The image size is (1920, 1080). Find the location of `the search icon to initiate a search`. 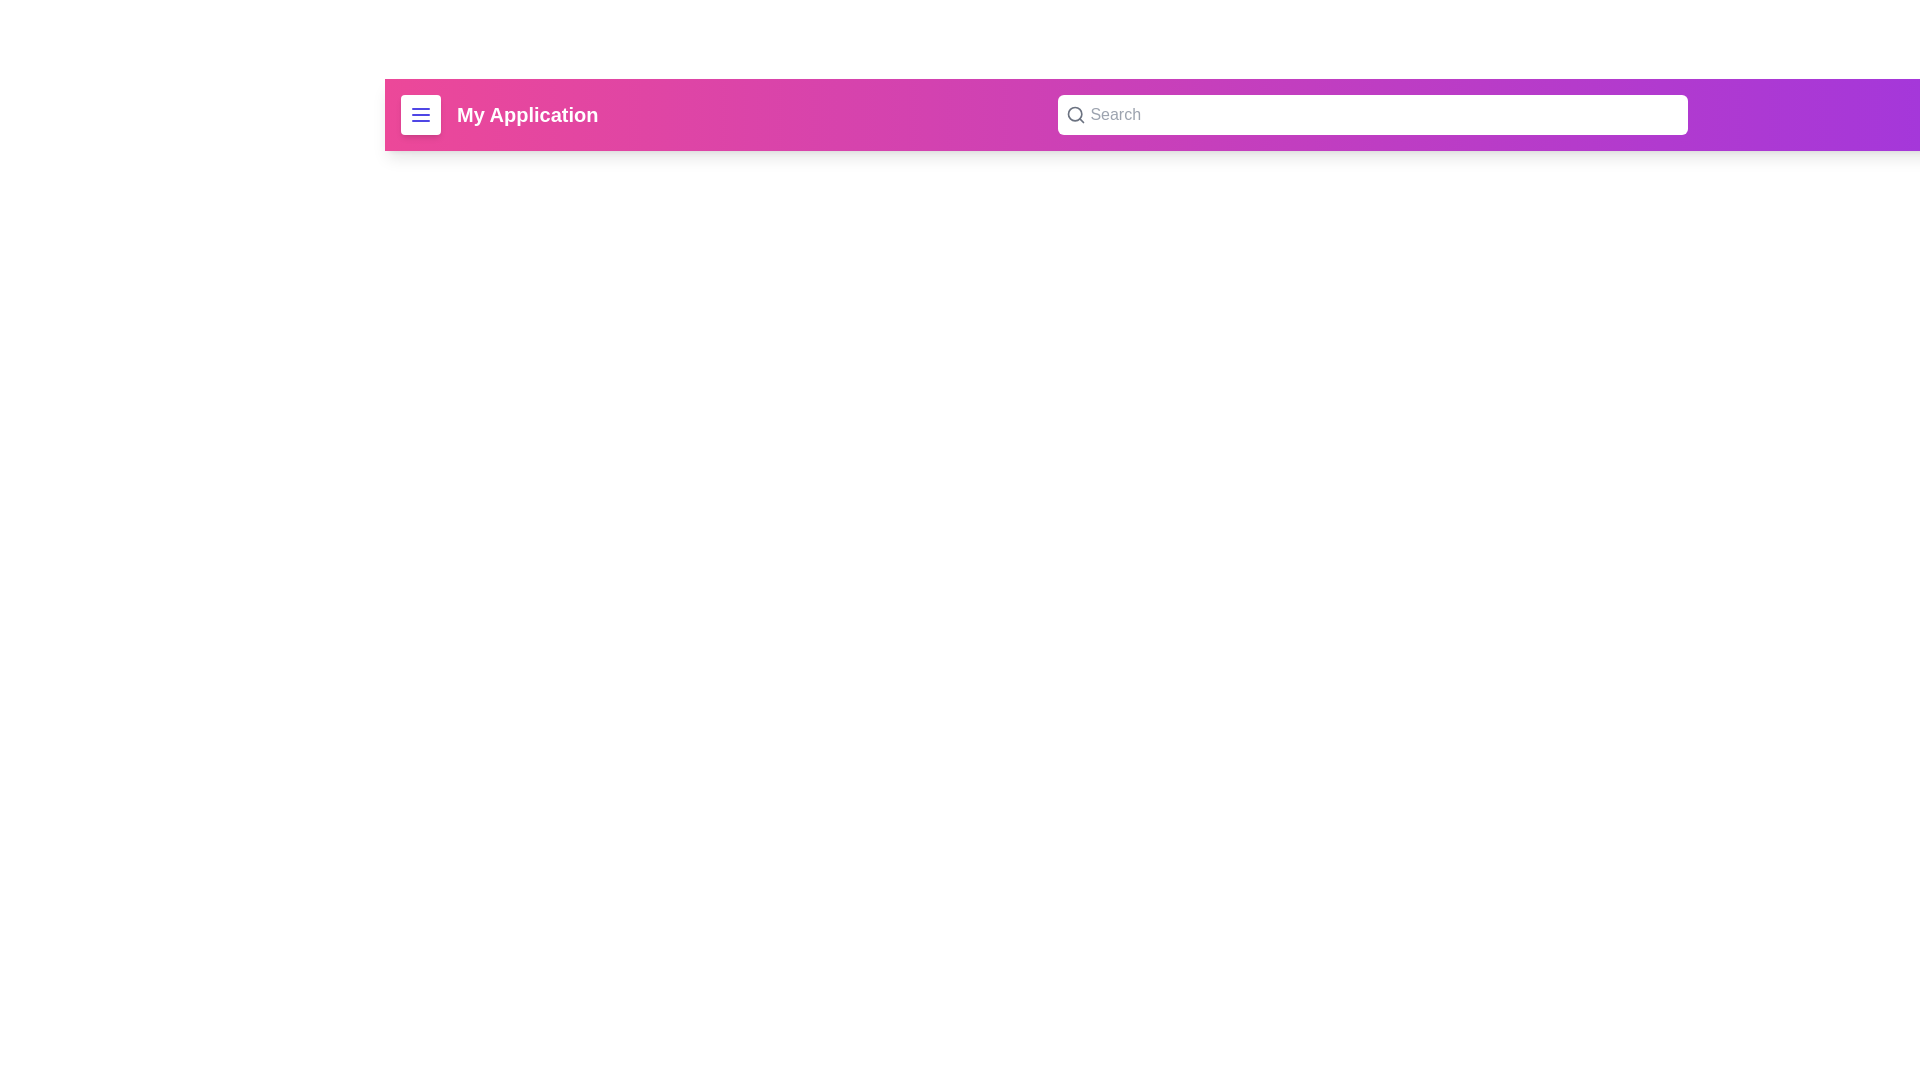

the search icon to initiate a search is located at coordinates (1074, 115).